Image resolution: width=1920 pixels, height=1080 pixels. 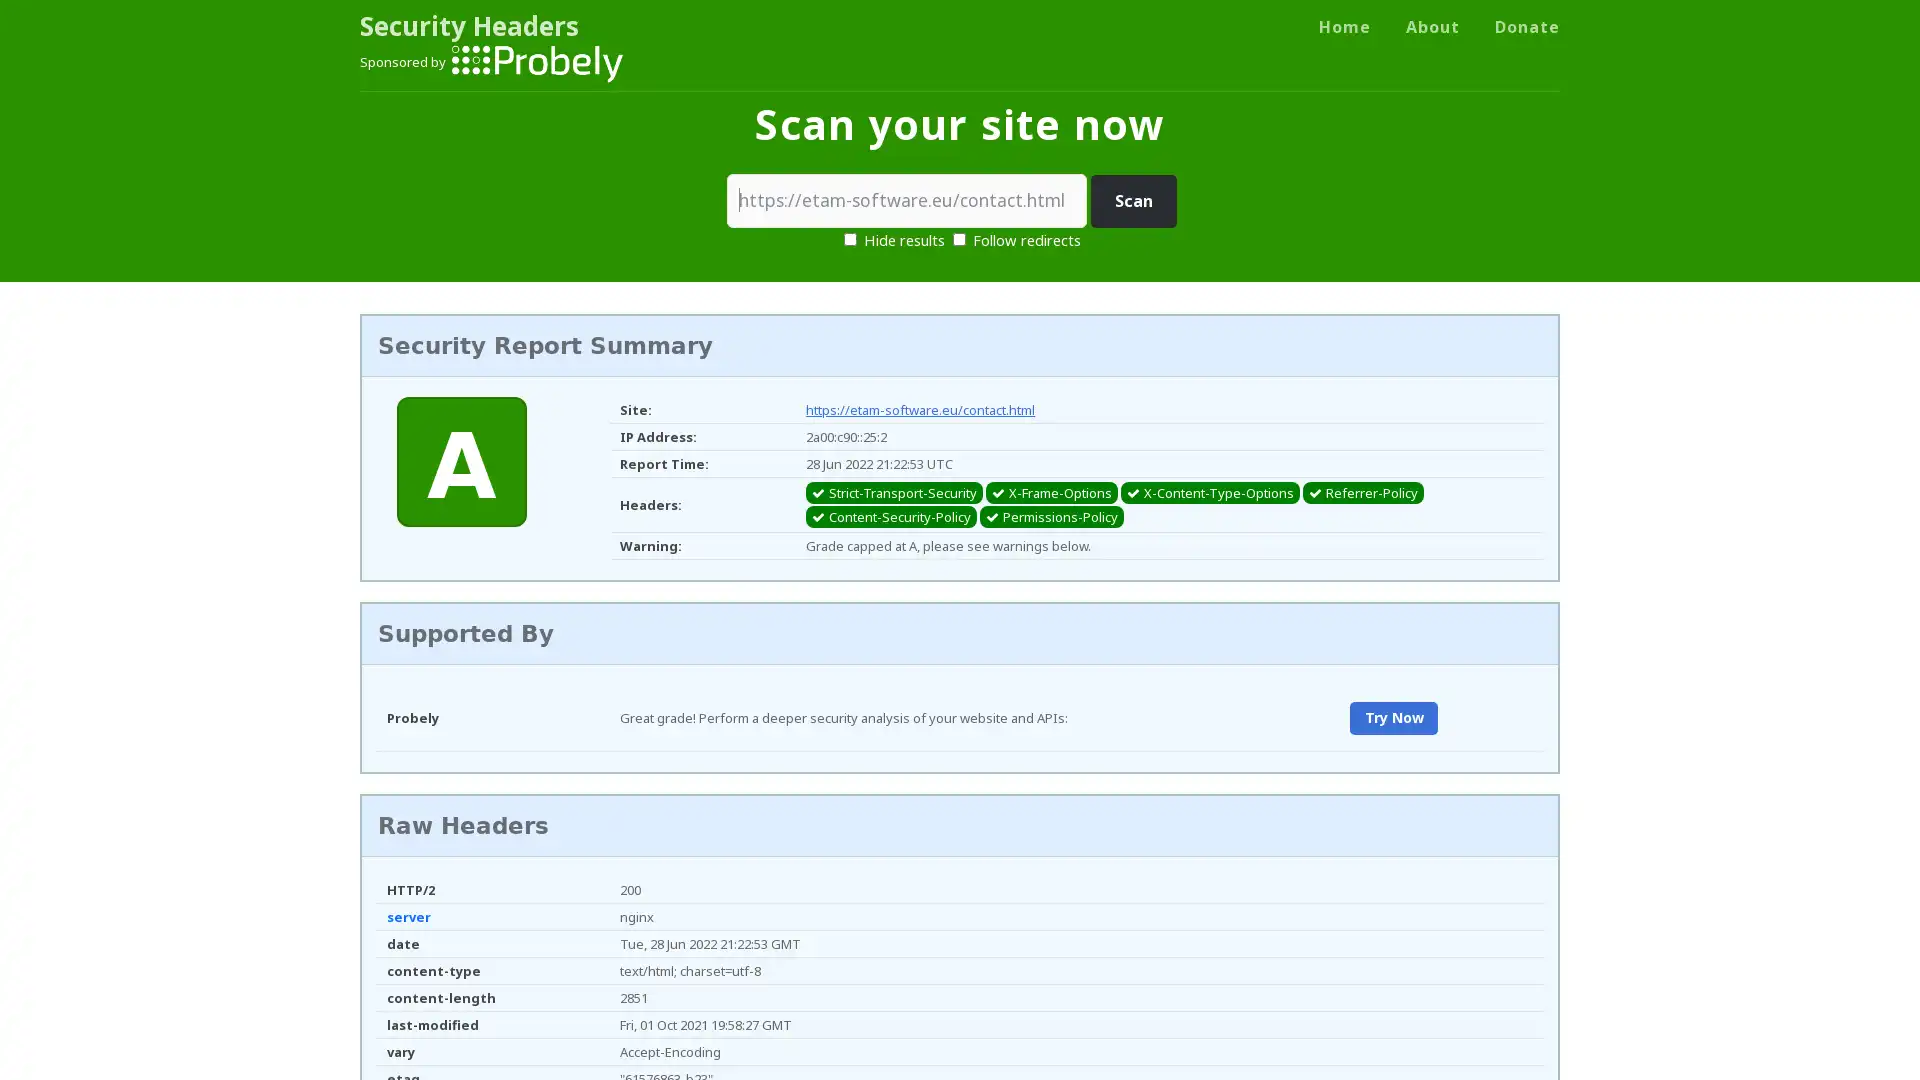 What do you see at coordinates (1392, 717) in the screenshot?
I see `Try Now` at bounding box center [1392, 717].